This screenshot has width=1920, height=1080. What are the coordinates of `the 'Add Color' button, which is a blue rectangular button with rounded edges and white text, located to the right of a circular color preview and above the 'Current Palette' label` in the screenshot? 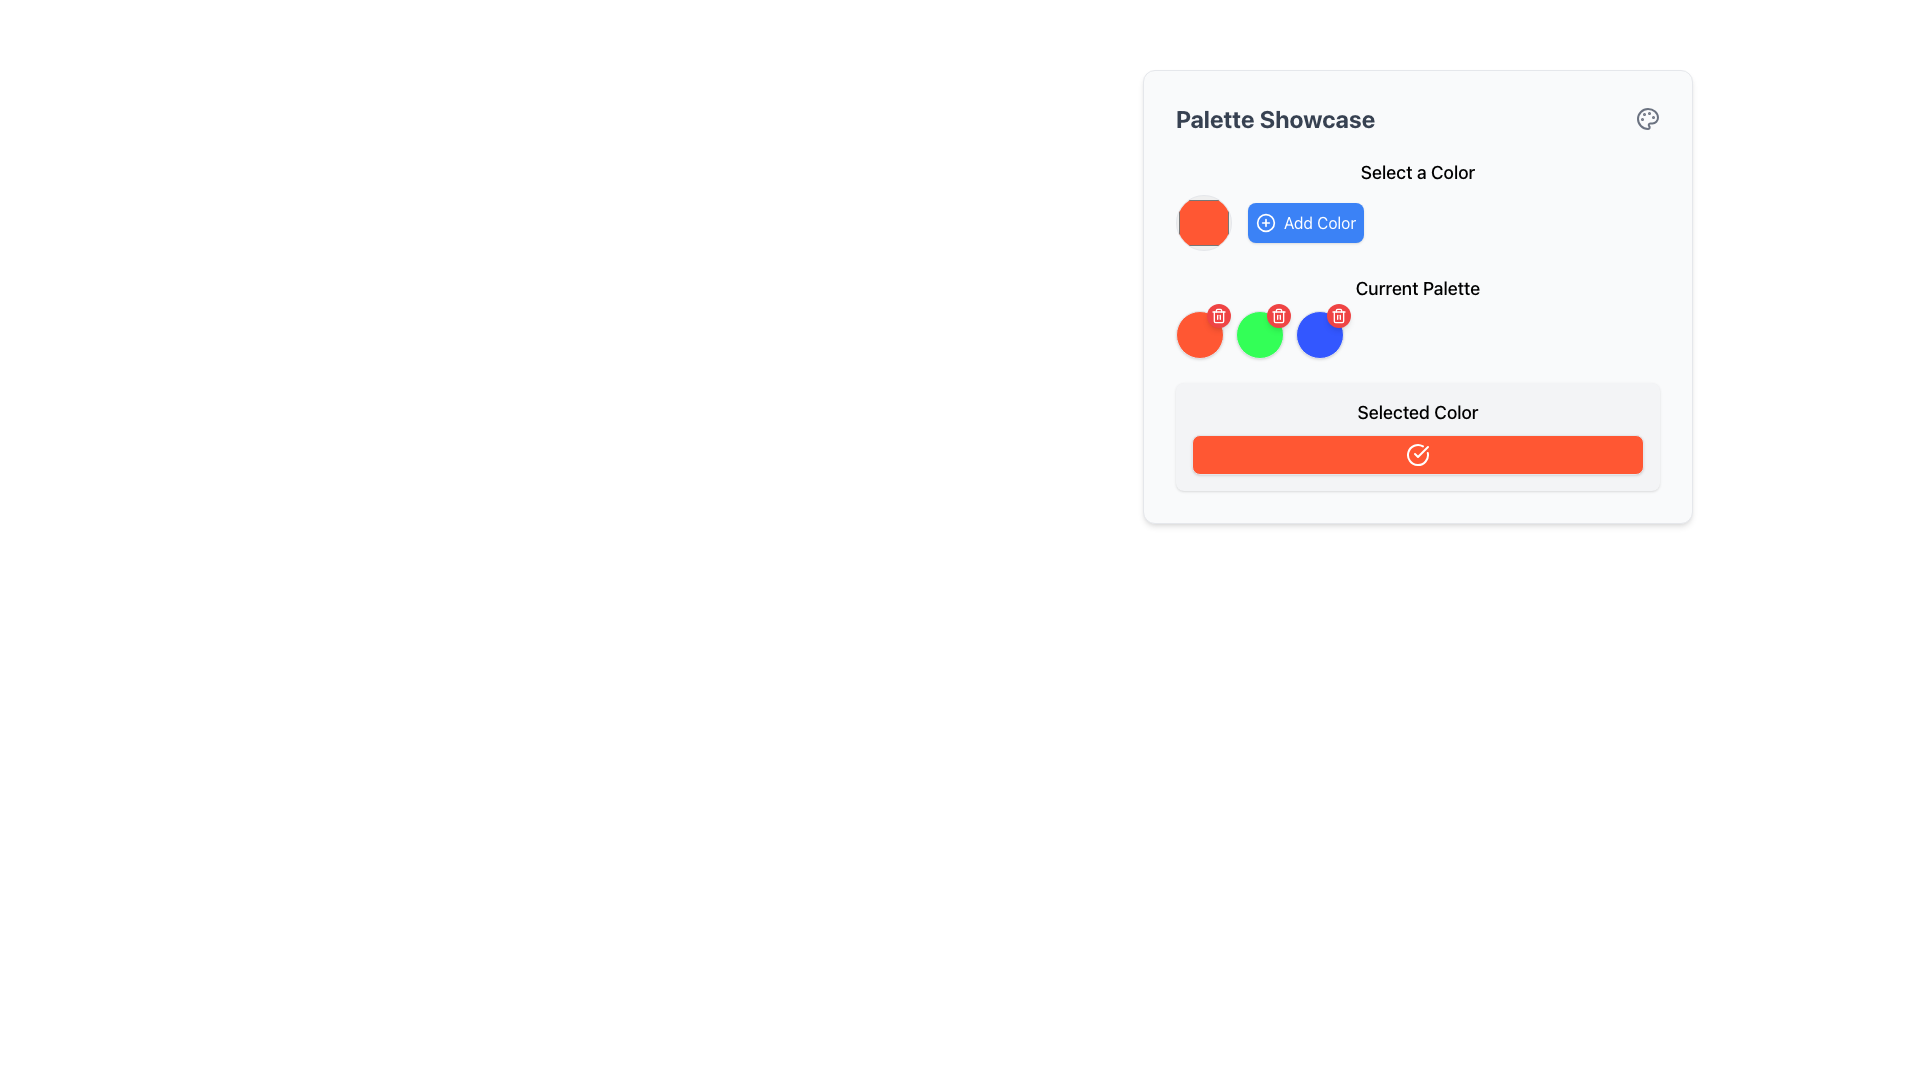 It's located at (1305, 223).